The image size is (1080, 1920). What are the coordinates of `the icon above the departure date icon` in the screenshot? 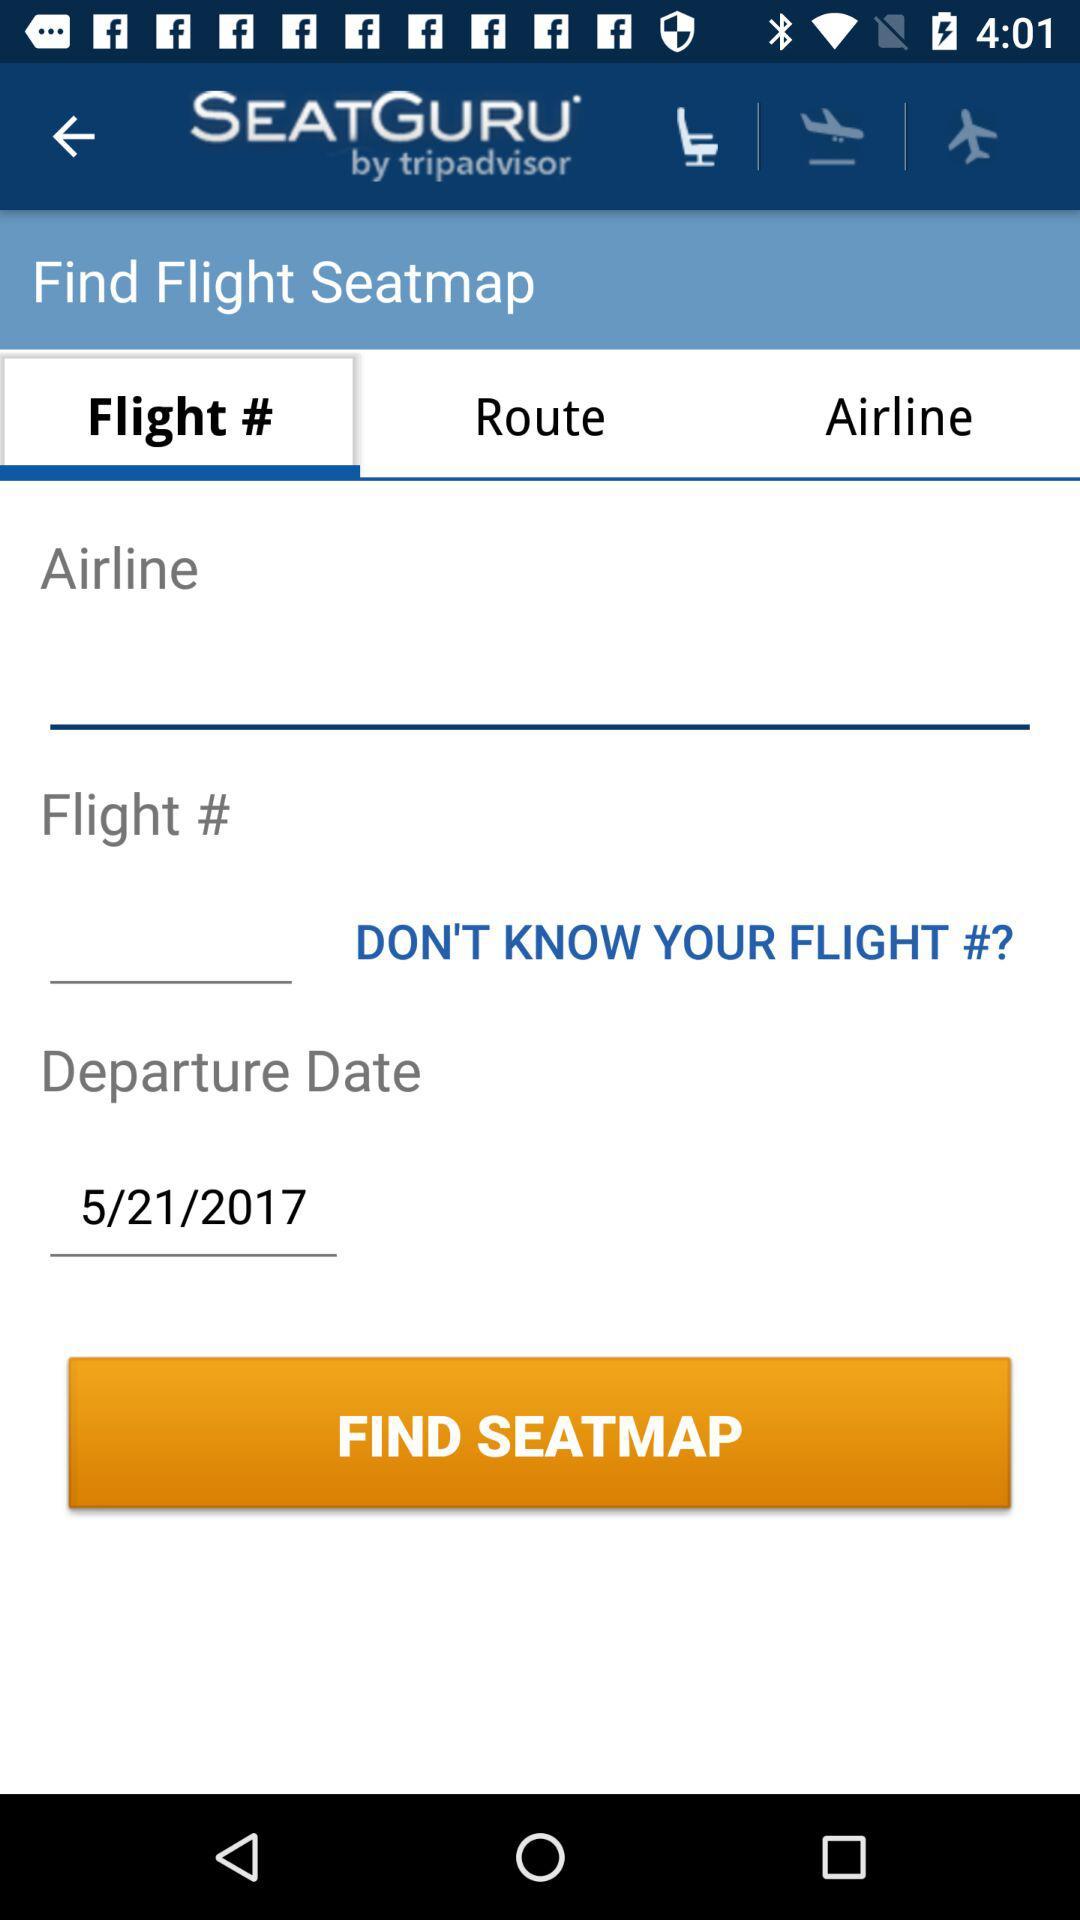 It's located at (683, 939).